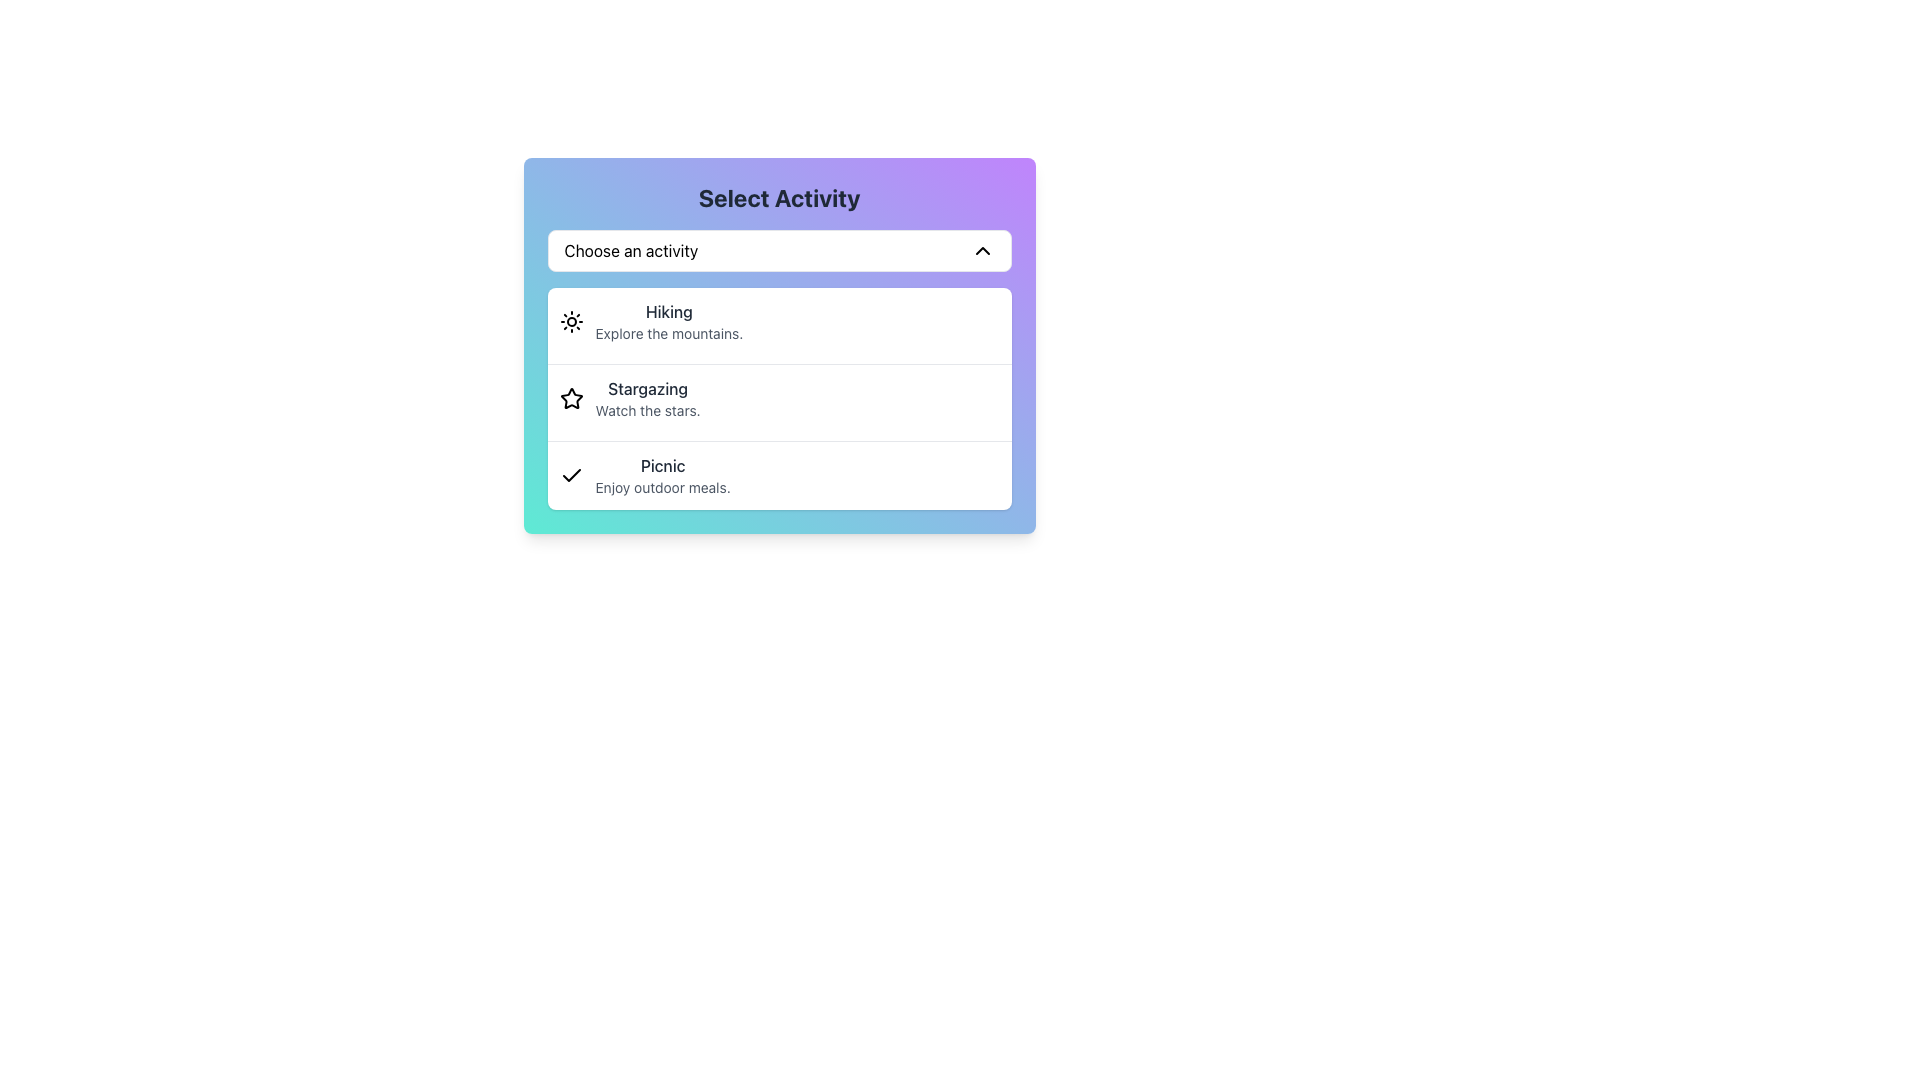  Describe the element at coordinates (630, 249) in the screenshot. I see `the Text Label that serves as the title for the dropdown menu, which is located slightly left of the center within the white rectangle at the top of the dropdown menu` at that location.